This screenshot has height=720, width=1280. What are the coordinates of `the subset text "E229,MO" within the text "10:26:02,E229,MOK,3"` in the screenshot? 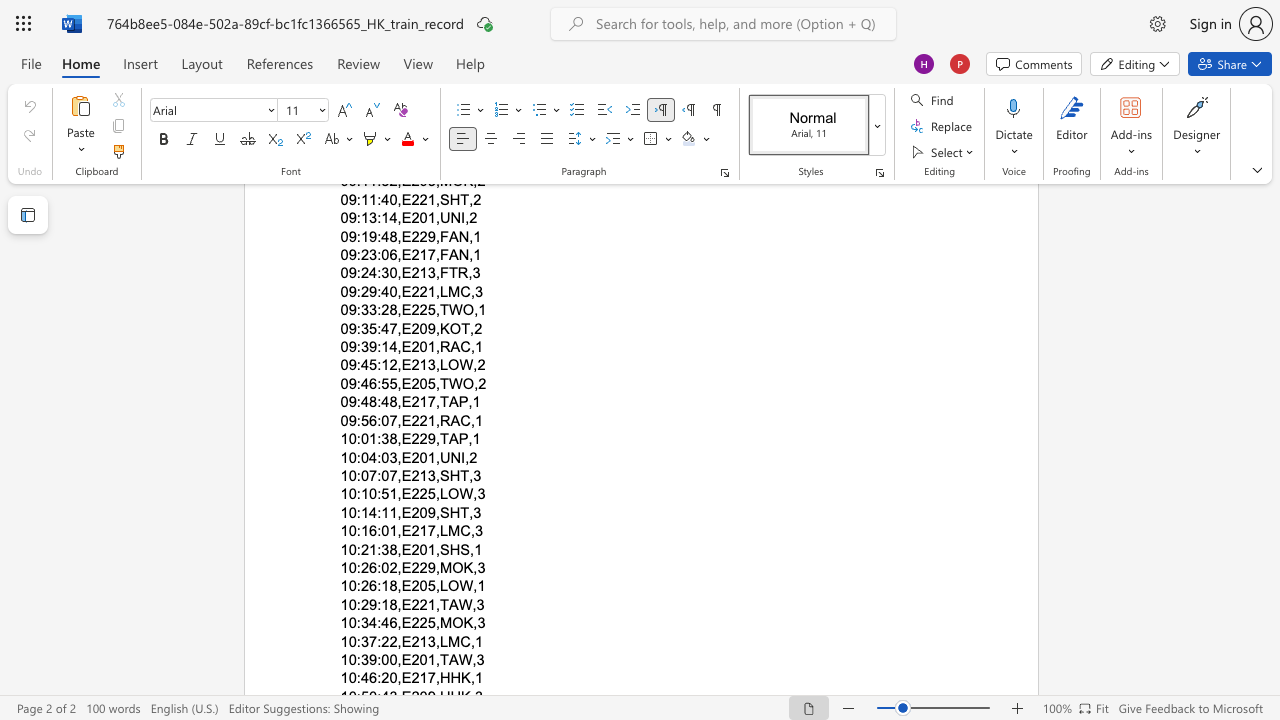 It's located at (400, 567).